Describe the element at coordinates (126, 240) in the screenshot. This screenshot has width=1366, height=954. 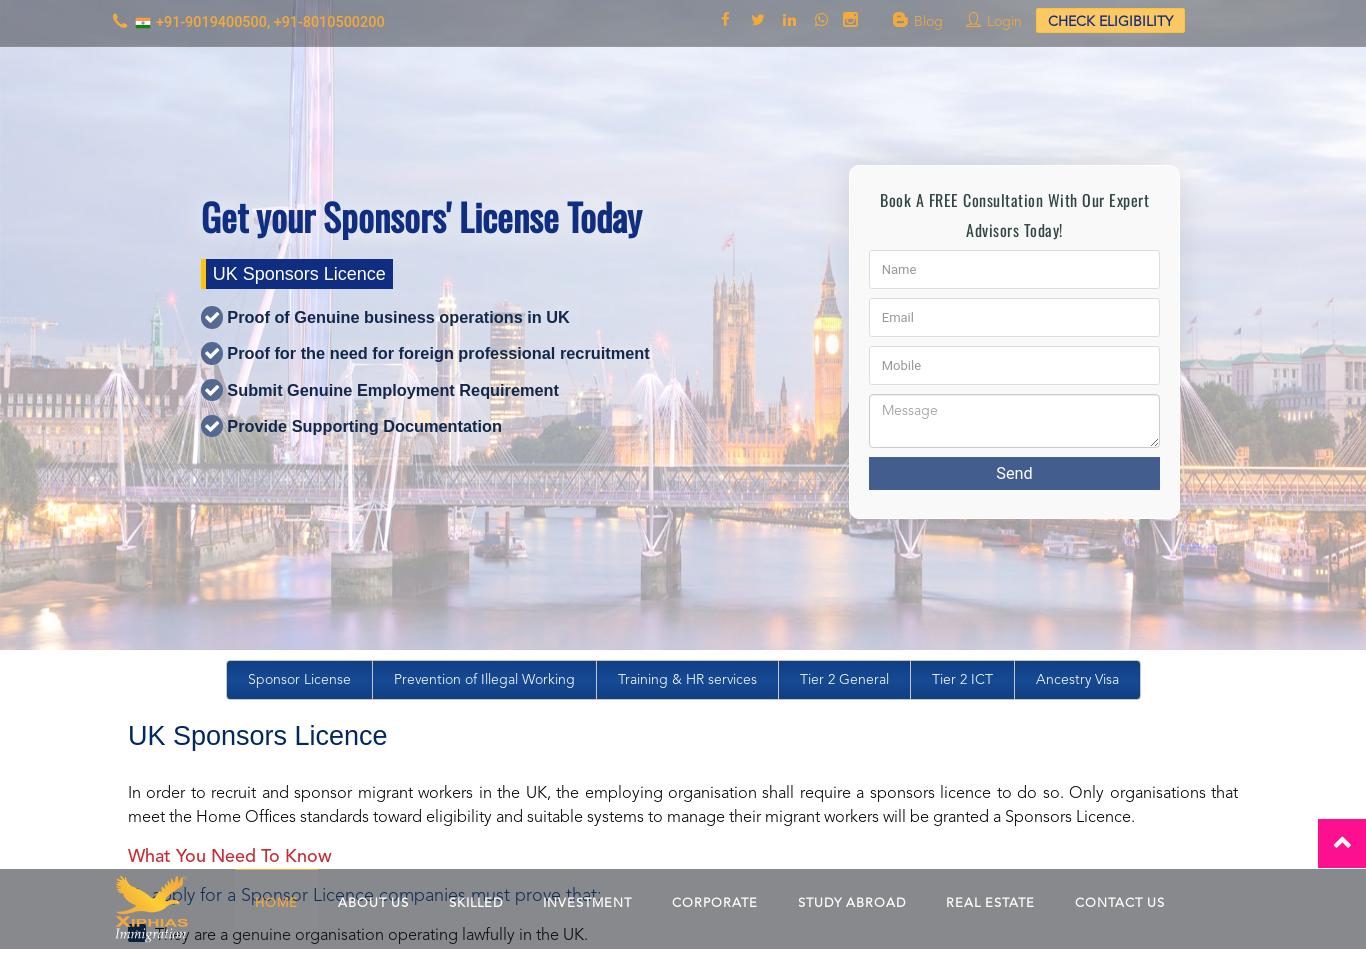
I see `'Companies must complete an online application and provide supporting documentation to meet the necessary evidential requirements. This must be supplied within five days of the initial application.'` at that location.